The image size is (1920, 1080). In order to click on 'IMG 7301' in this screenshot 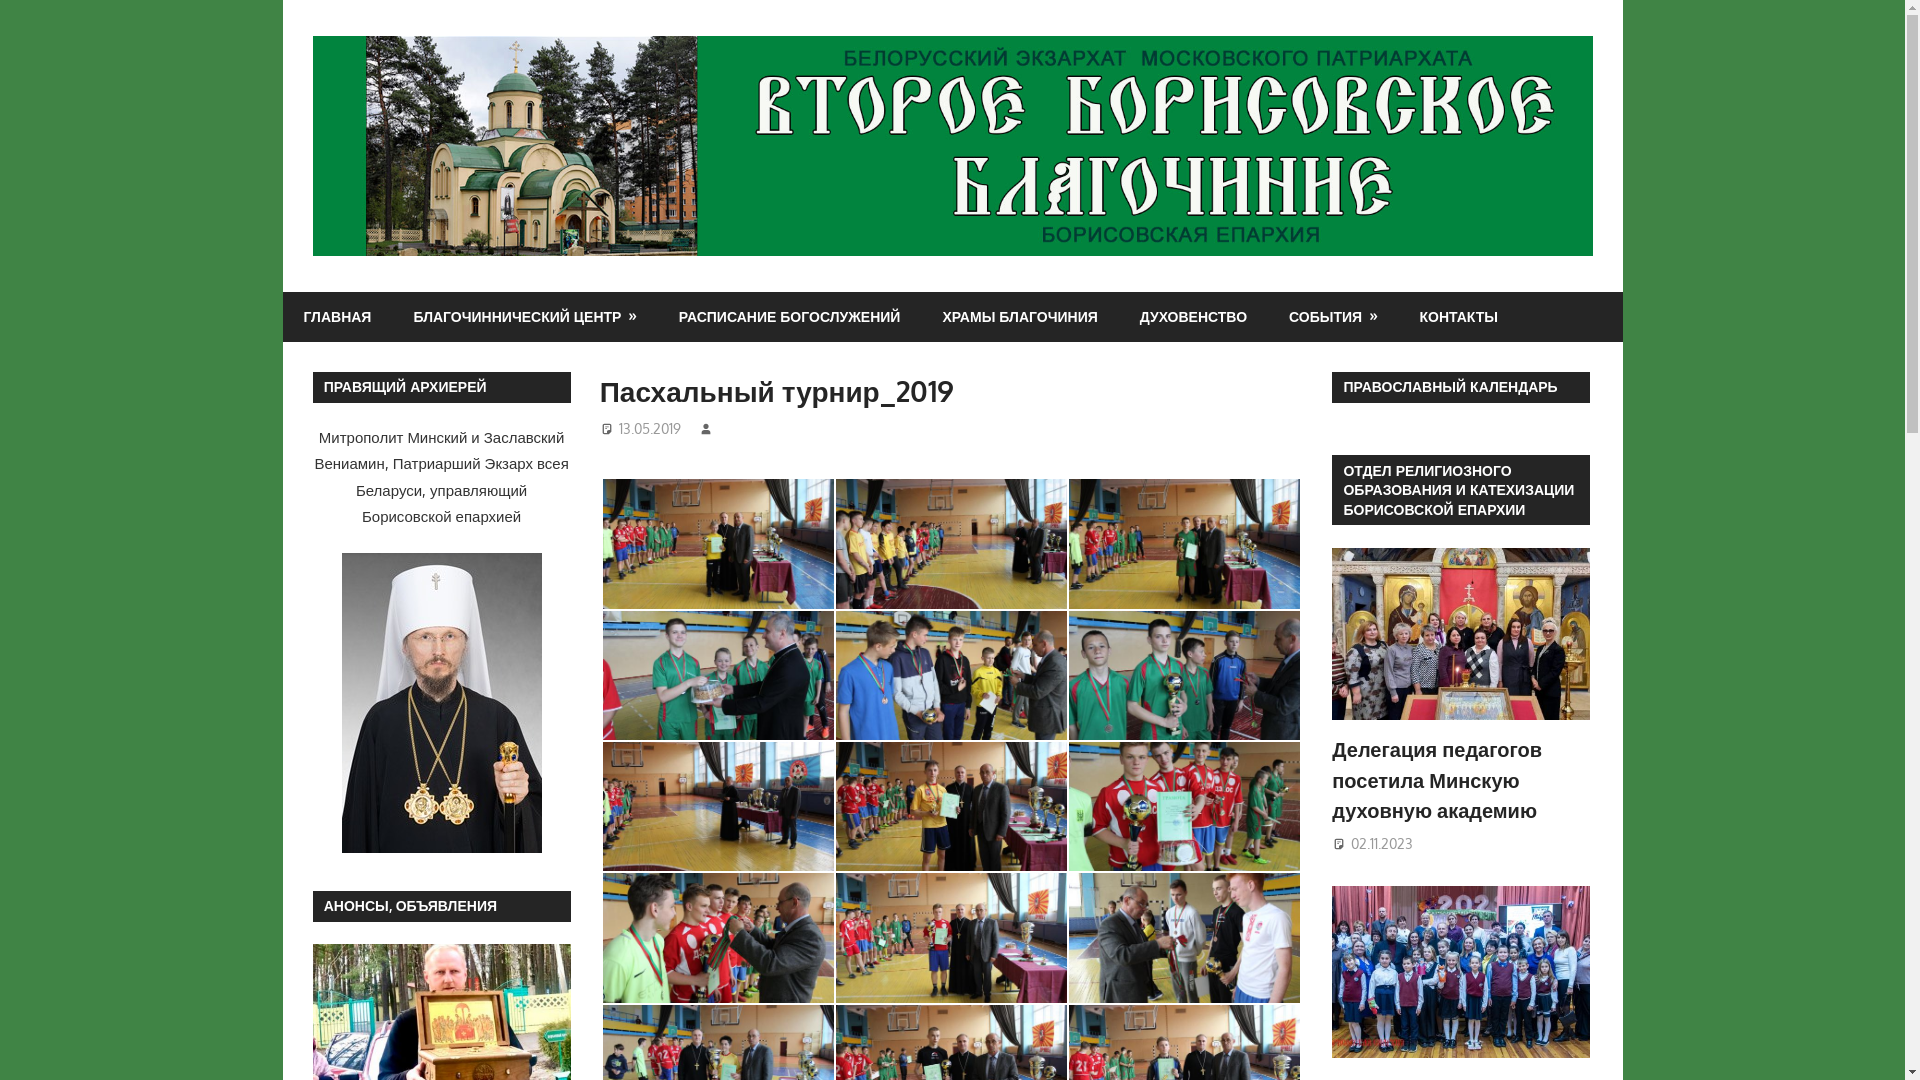, I will do `click(950, 805)`.